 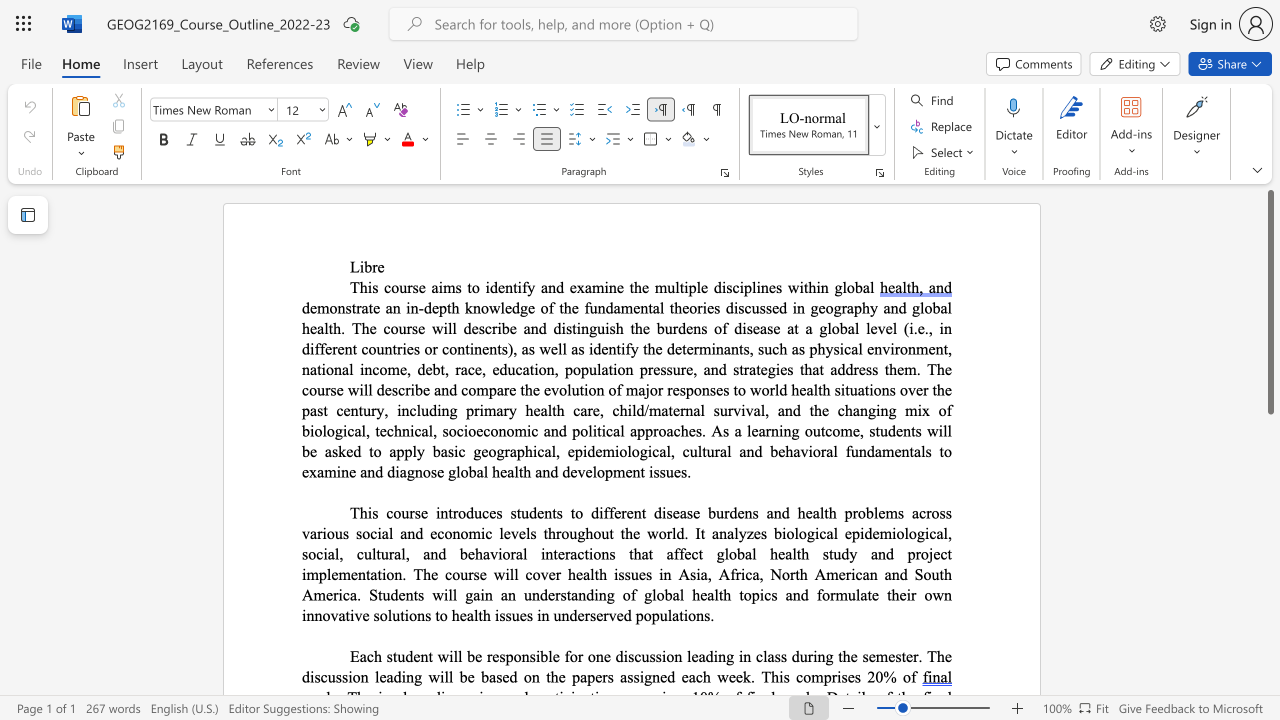 I want to click on the scrollbar to scroll the page down, so click(x=1269, y=618).